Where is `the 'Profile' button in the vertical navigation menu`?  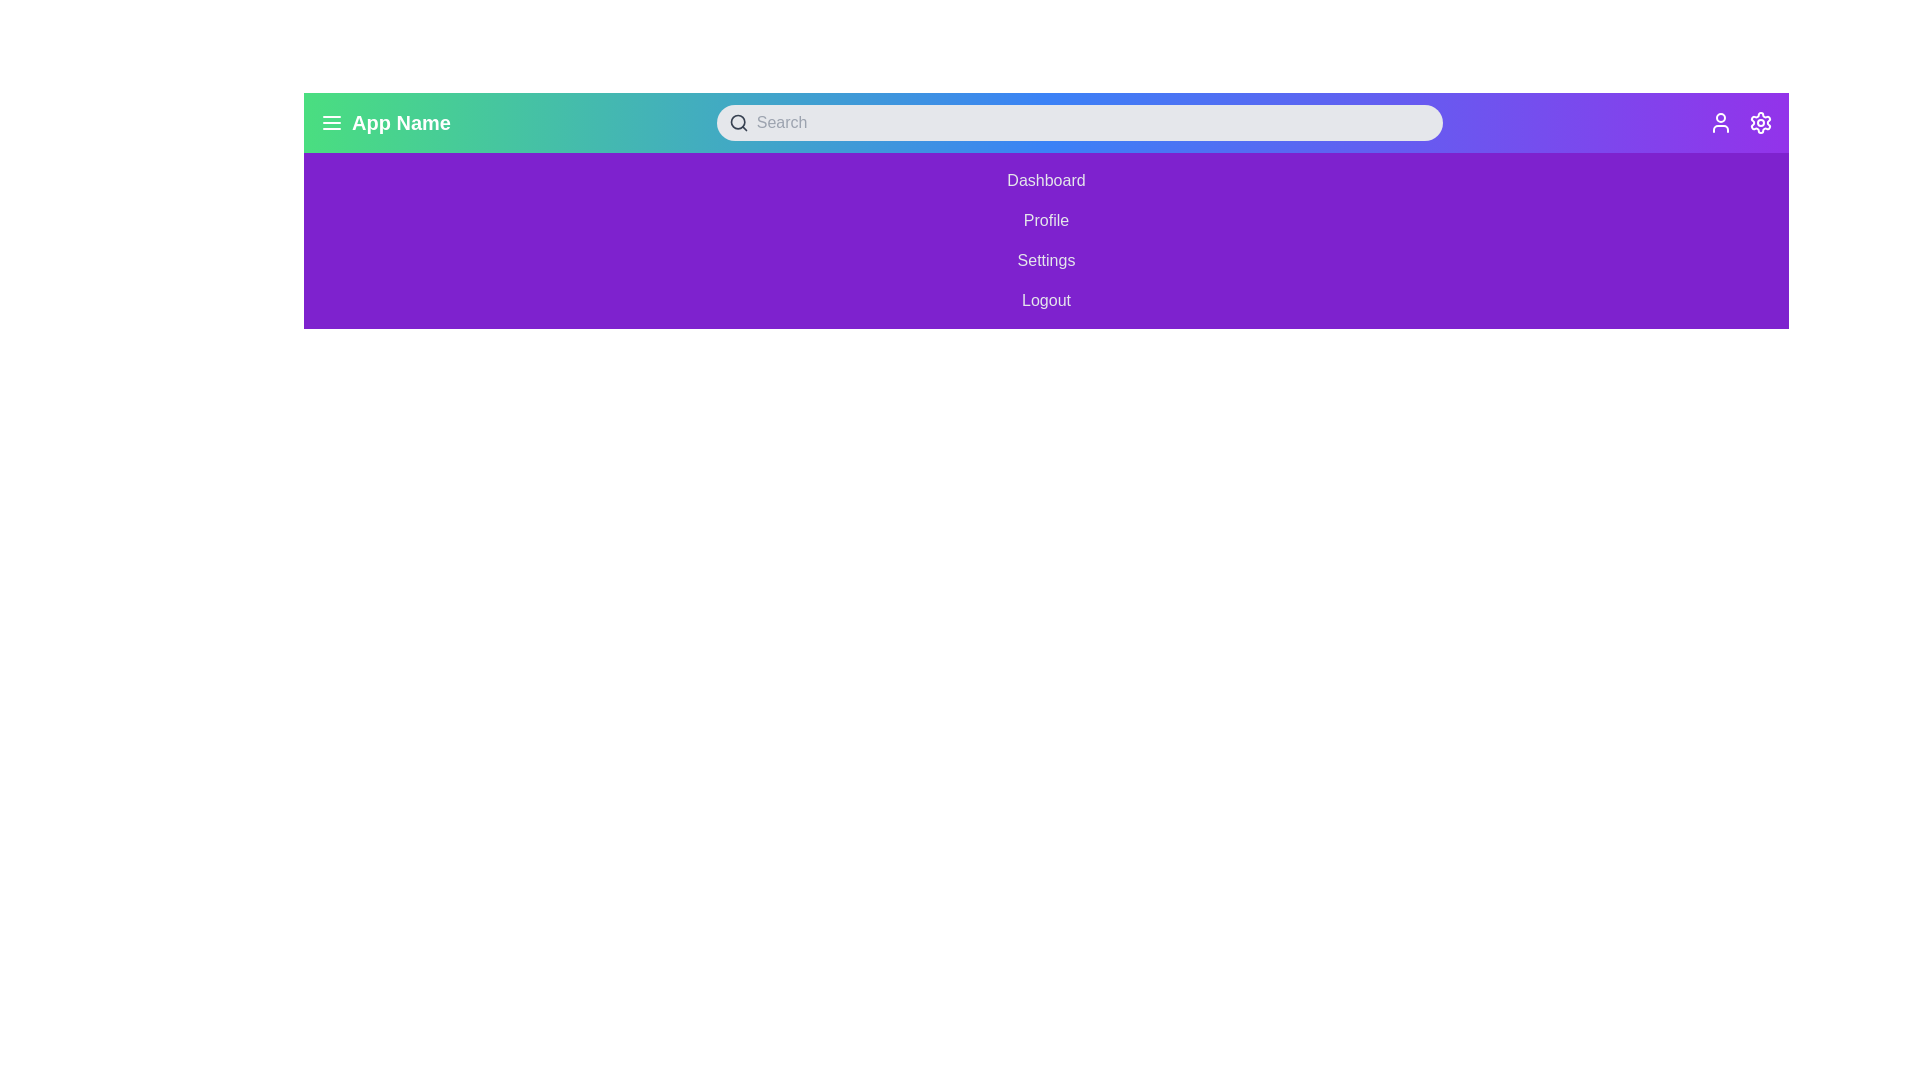 the 'Profile' button in the vertical navigation menu is located at coordinates (1045, 220).